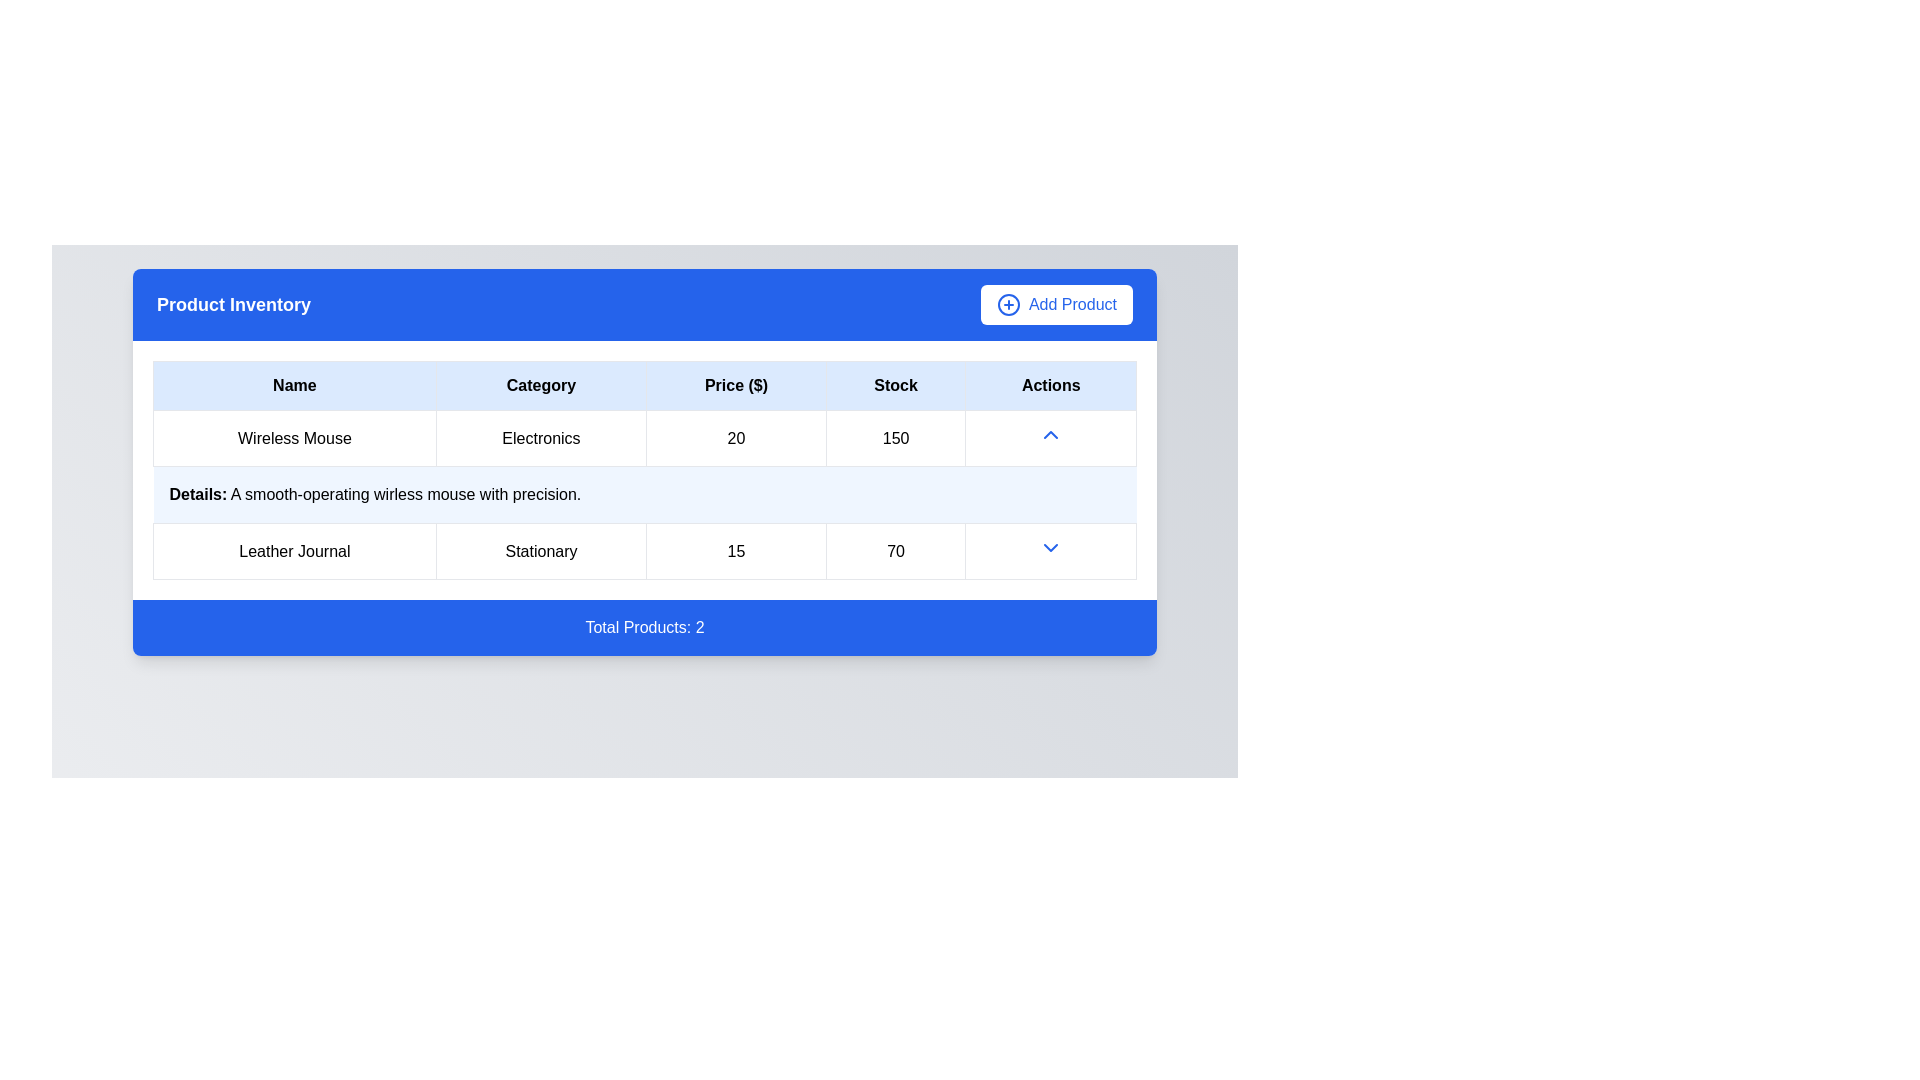  Describe the element at coordinates (1008, 304) in the screenshot. I see `the circular blue outlined icon with a plus sign, which is part of the 'Add Product' button located in the top-right corner of the interface above the data table` at that location.